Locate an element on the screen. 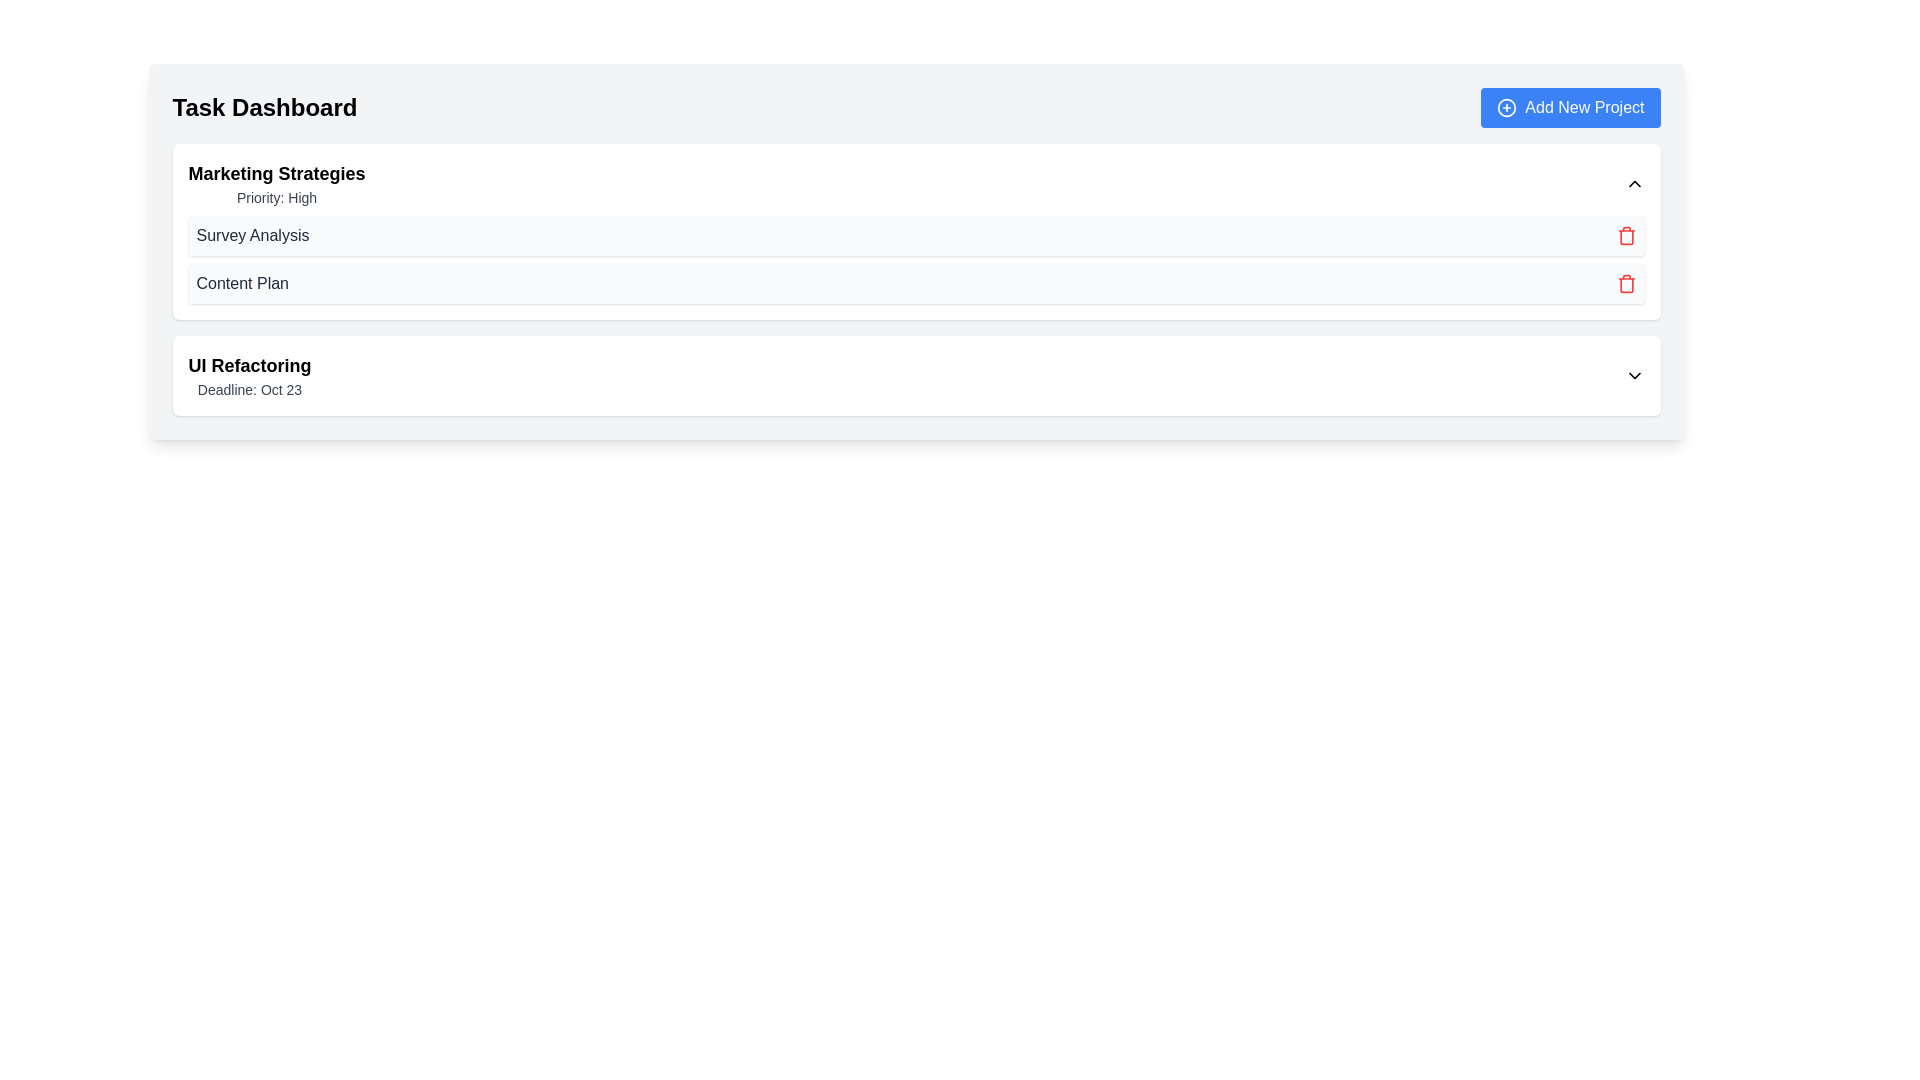  the arrow on the 'UI Refactoring' task entry in the 'Task Dashboard' is located at coordinates (915, 375).